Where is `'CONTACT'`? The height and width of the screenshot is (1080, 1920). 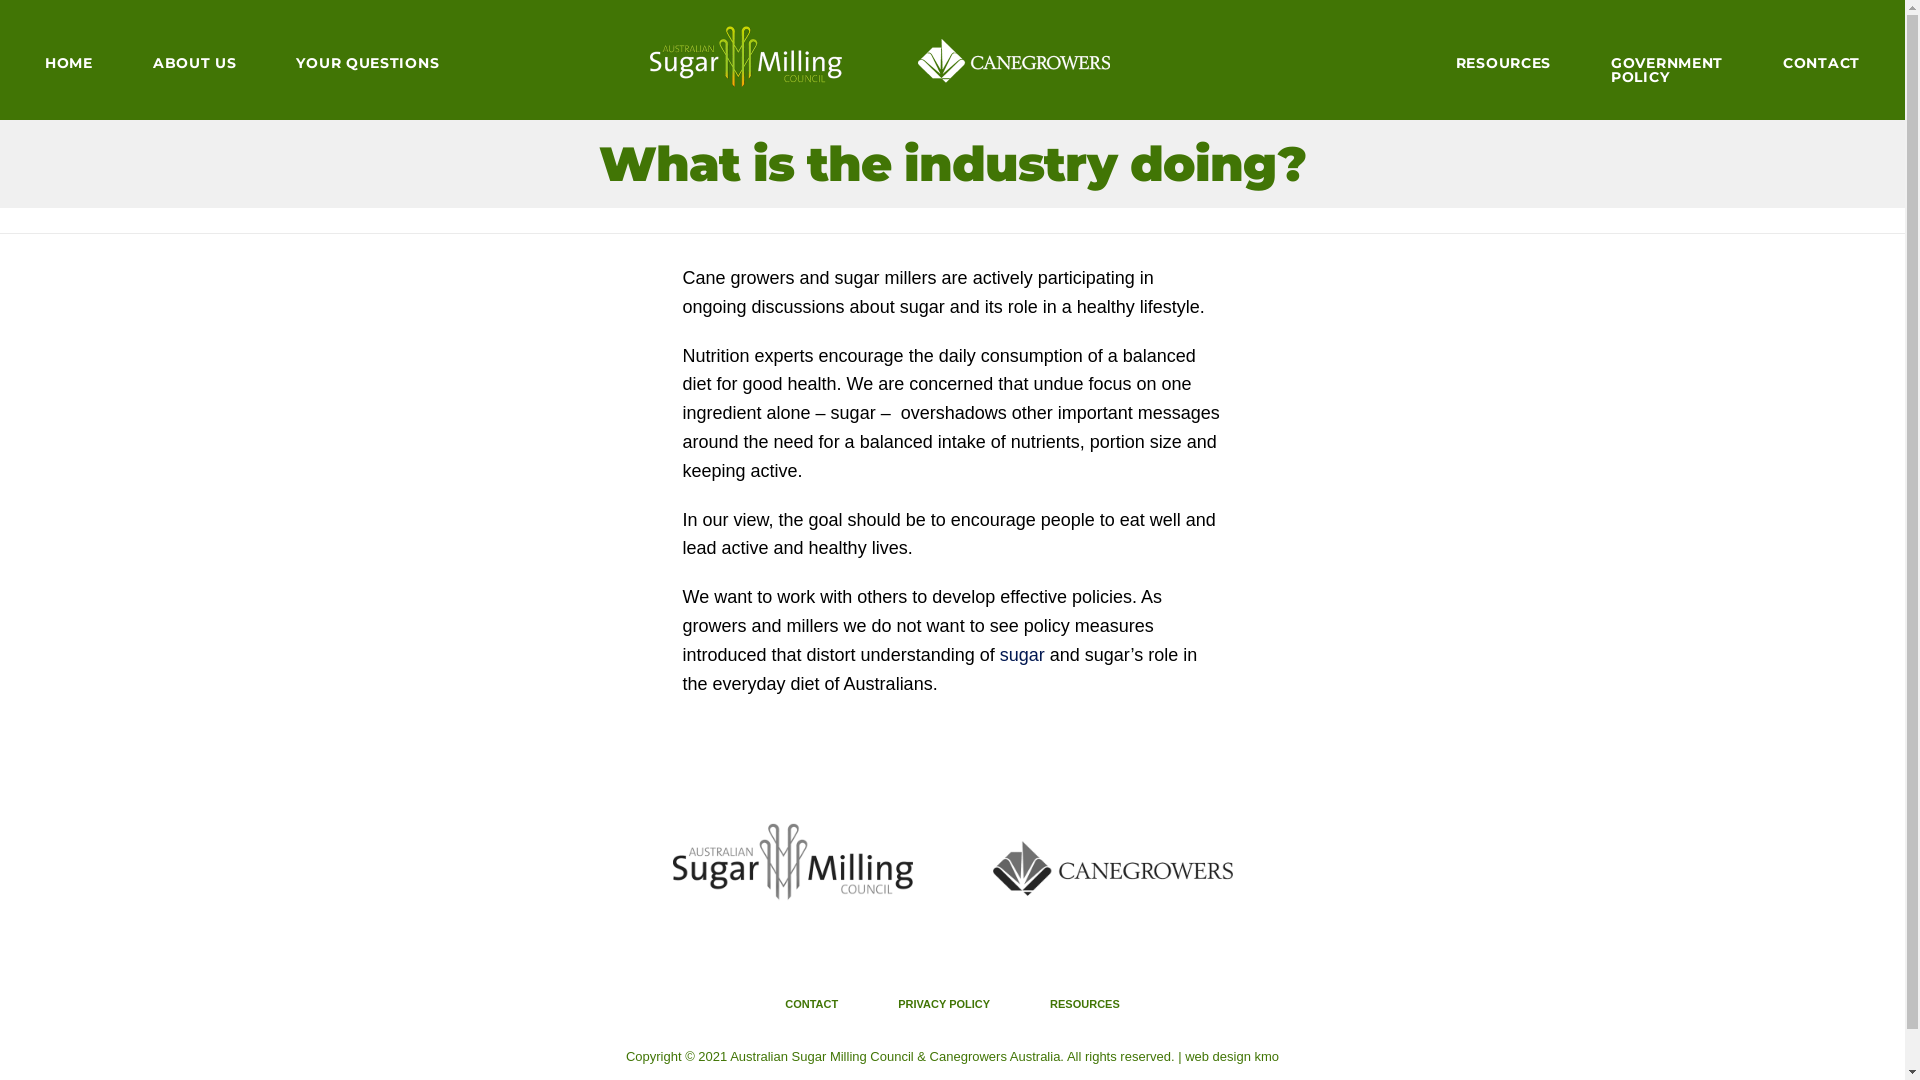 'CONTACT' is located at coordinates (1821, 59).